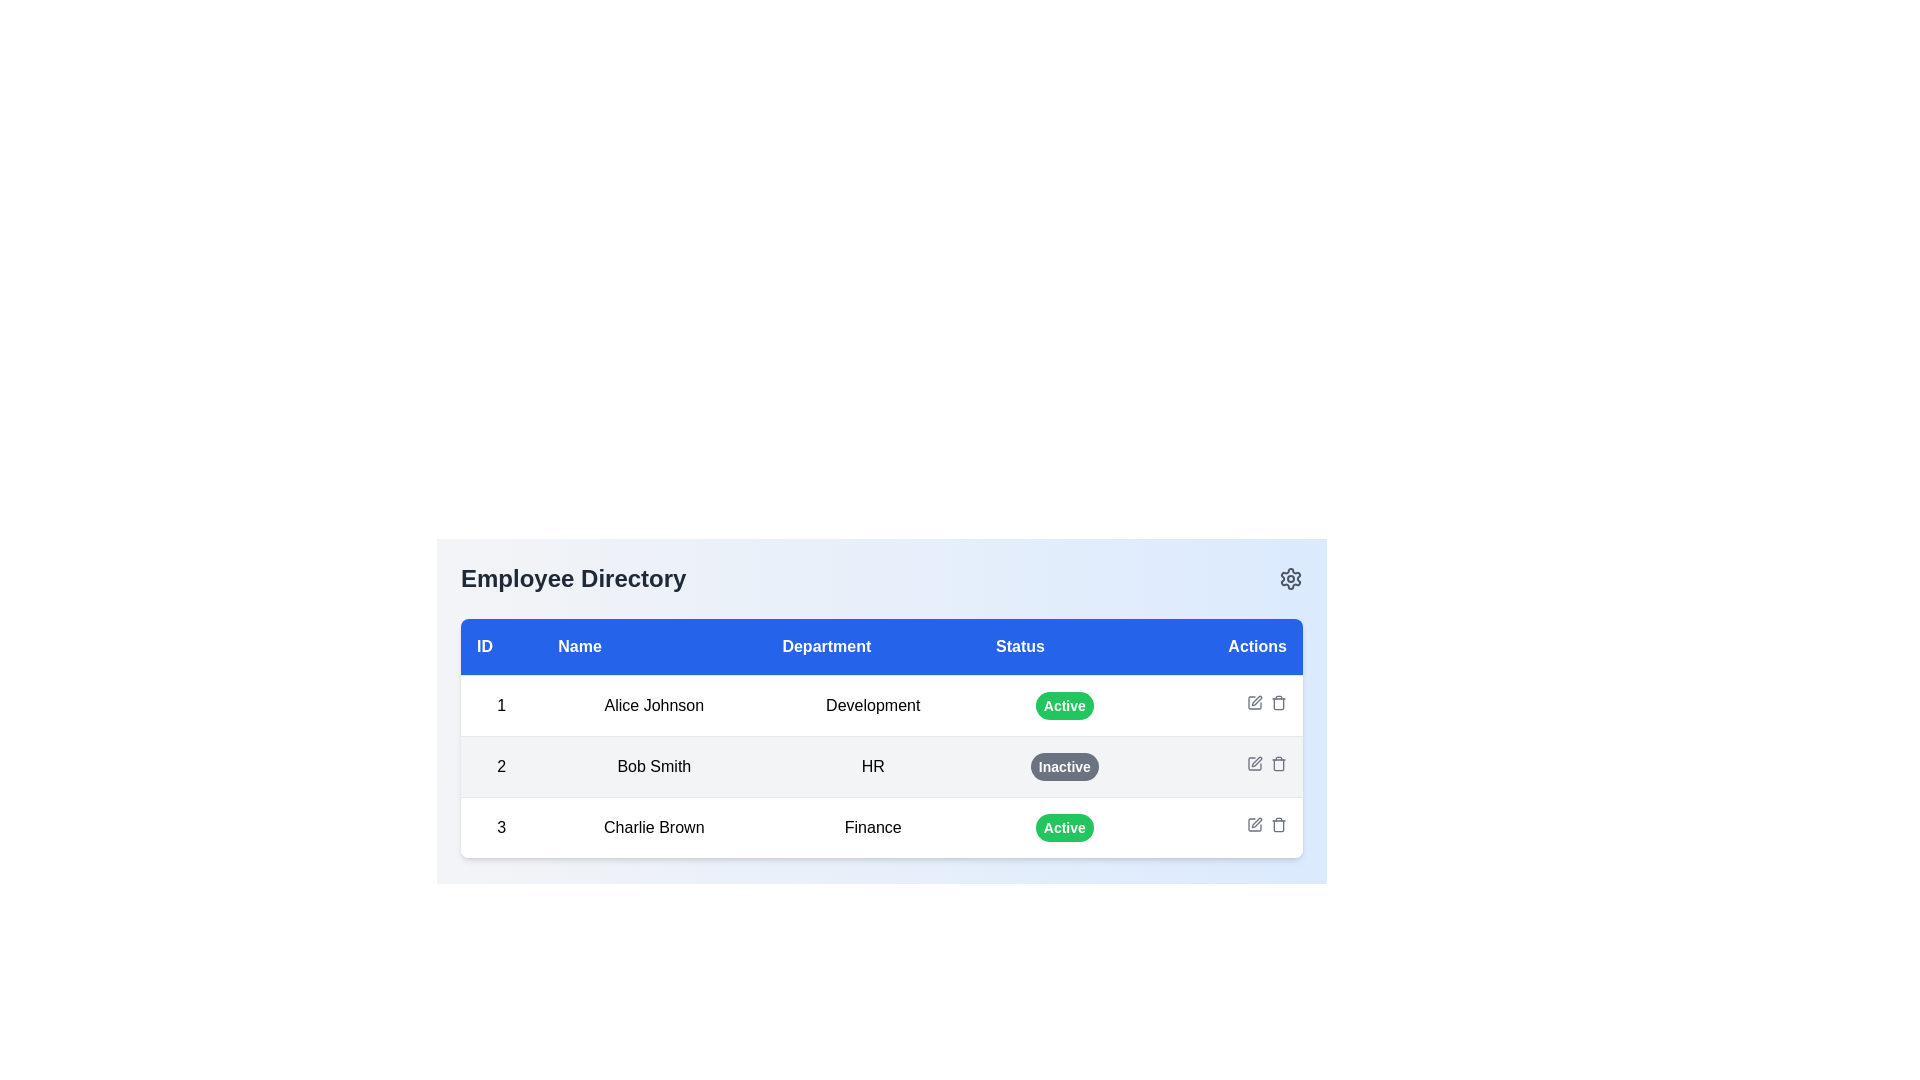 This screenshot has width=1920, height=1080. I want to click on the Edit button icon located in the 'Actions' column of the second row of the employee directory table, so click(1256, 700).